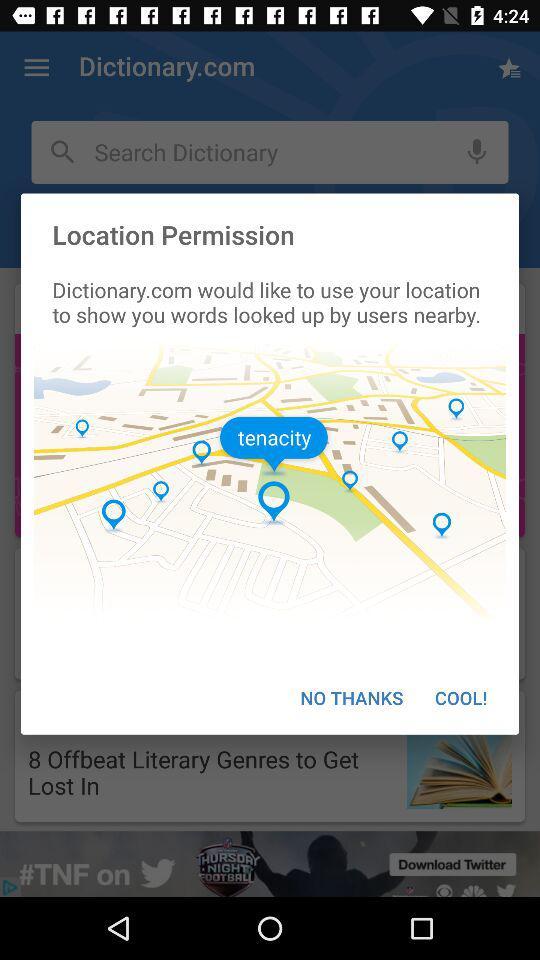  Describe the element at coordinates (350, 697) in the screenshot. I see `icon next to cool! icon` at that location.